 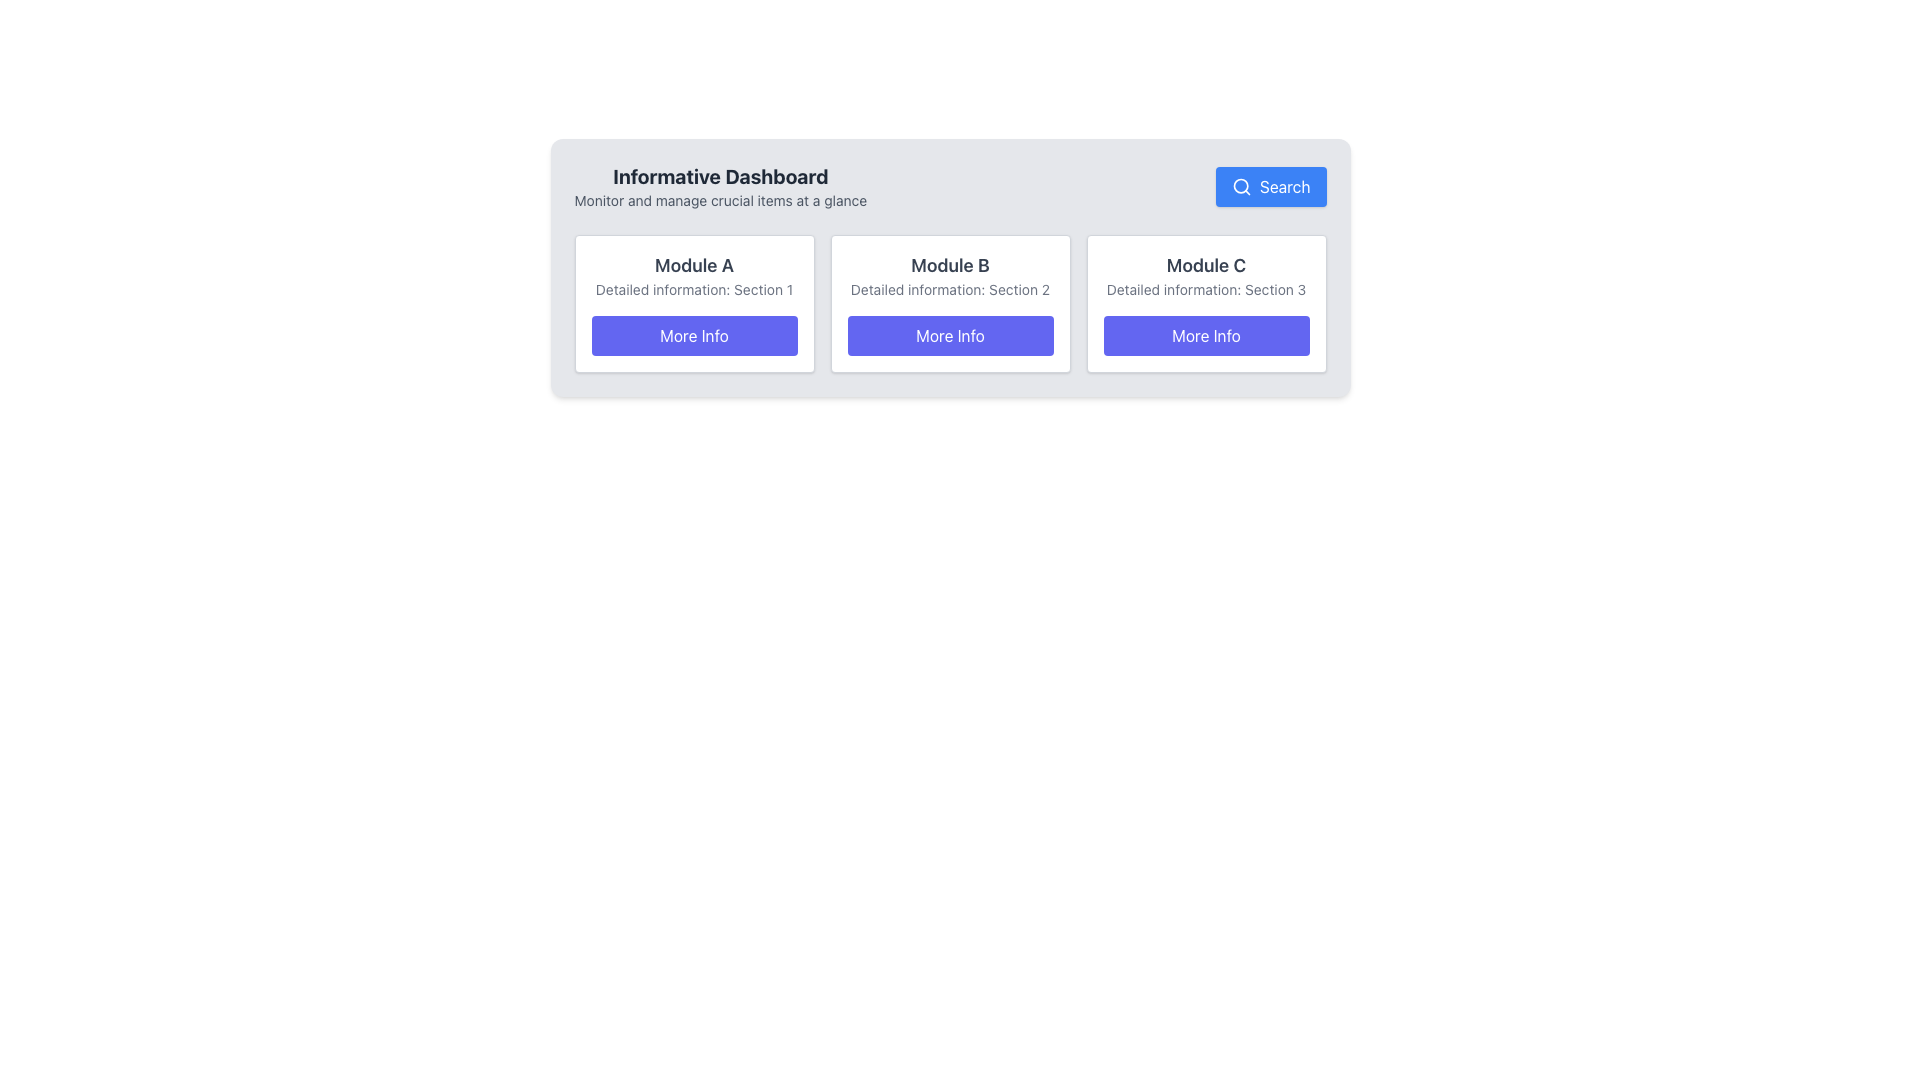 I want to click on the blue button labeled 'More Info' at the bottom of the card titled 'Module A', so click(x=694, y=304).